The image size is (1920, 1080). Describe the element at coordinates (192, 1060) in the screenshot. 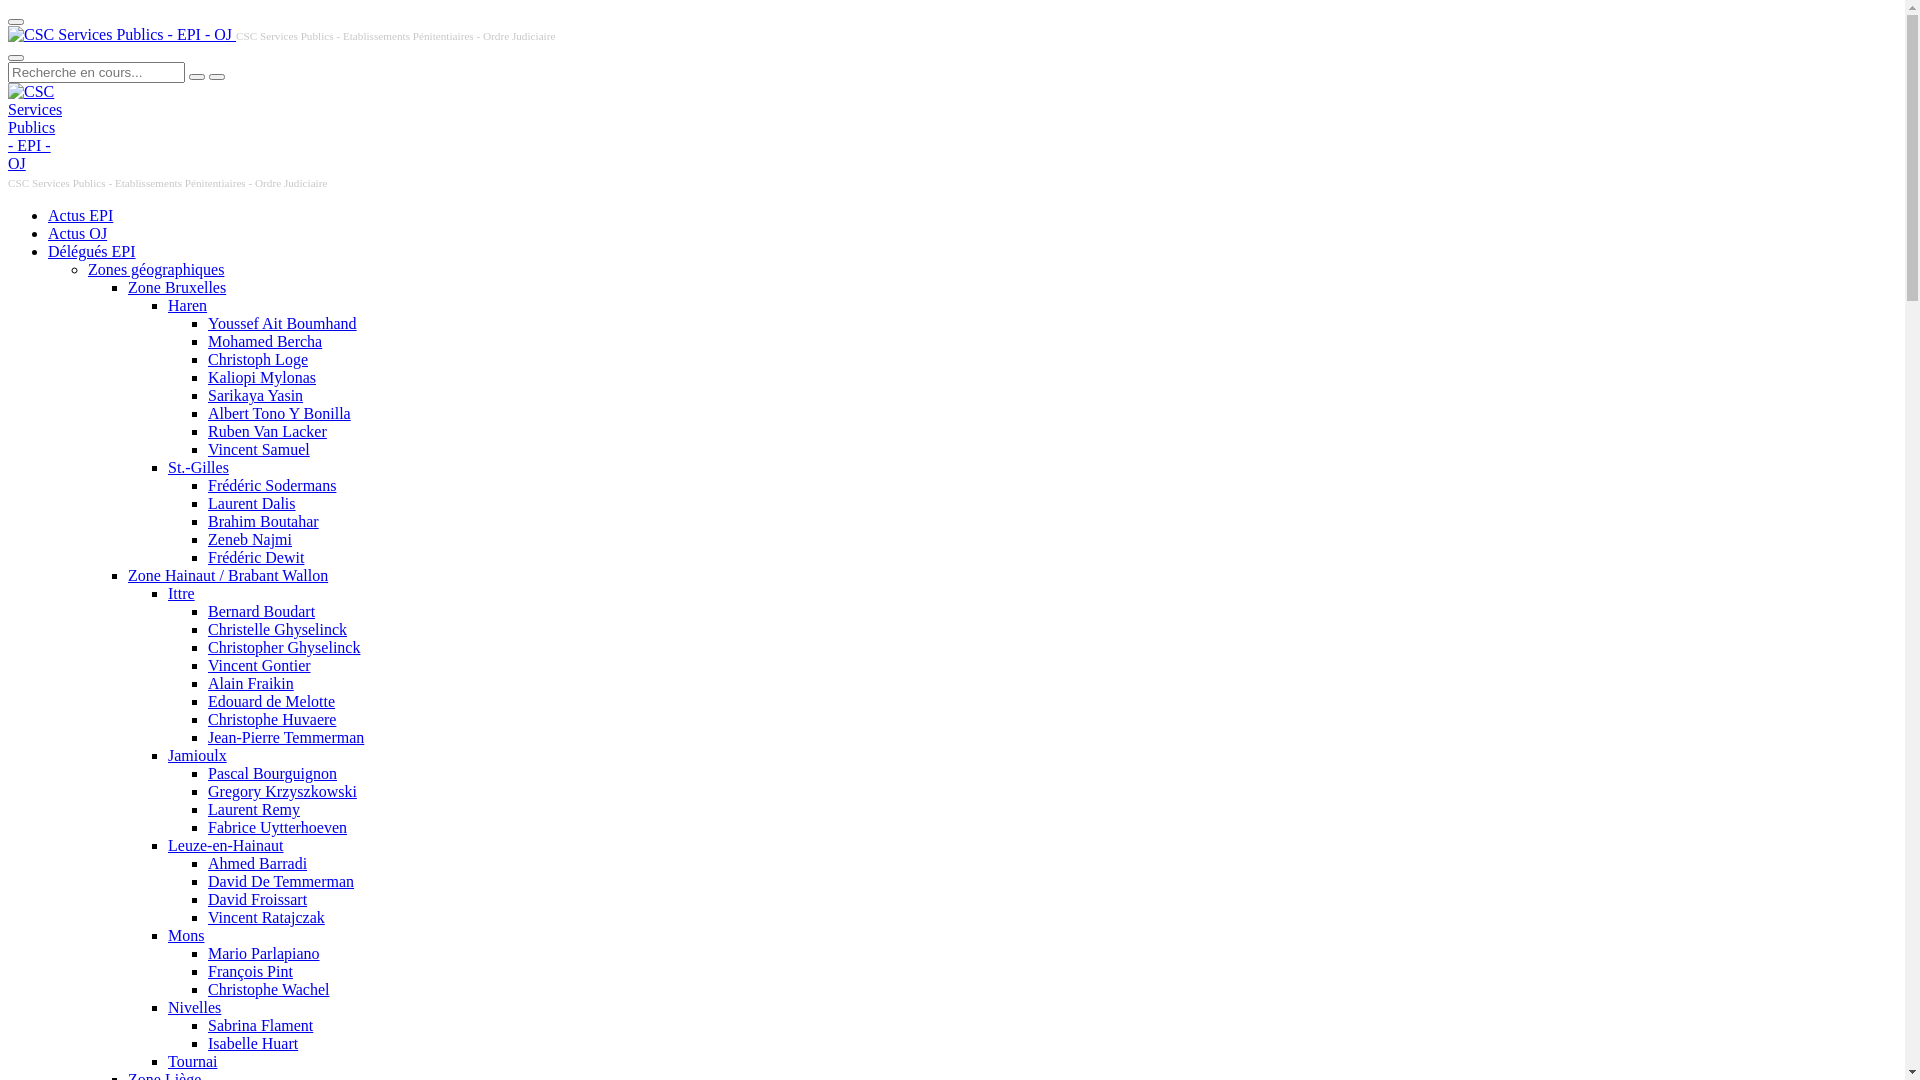

I see `'Tournai'` at that location.